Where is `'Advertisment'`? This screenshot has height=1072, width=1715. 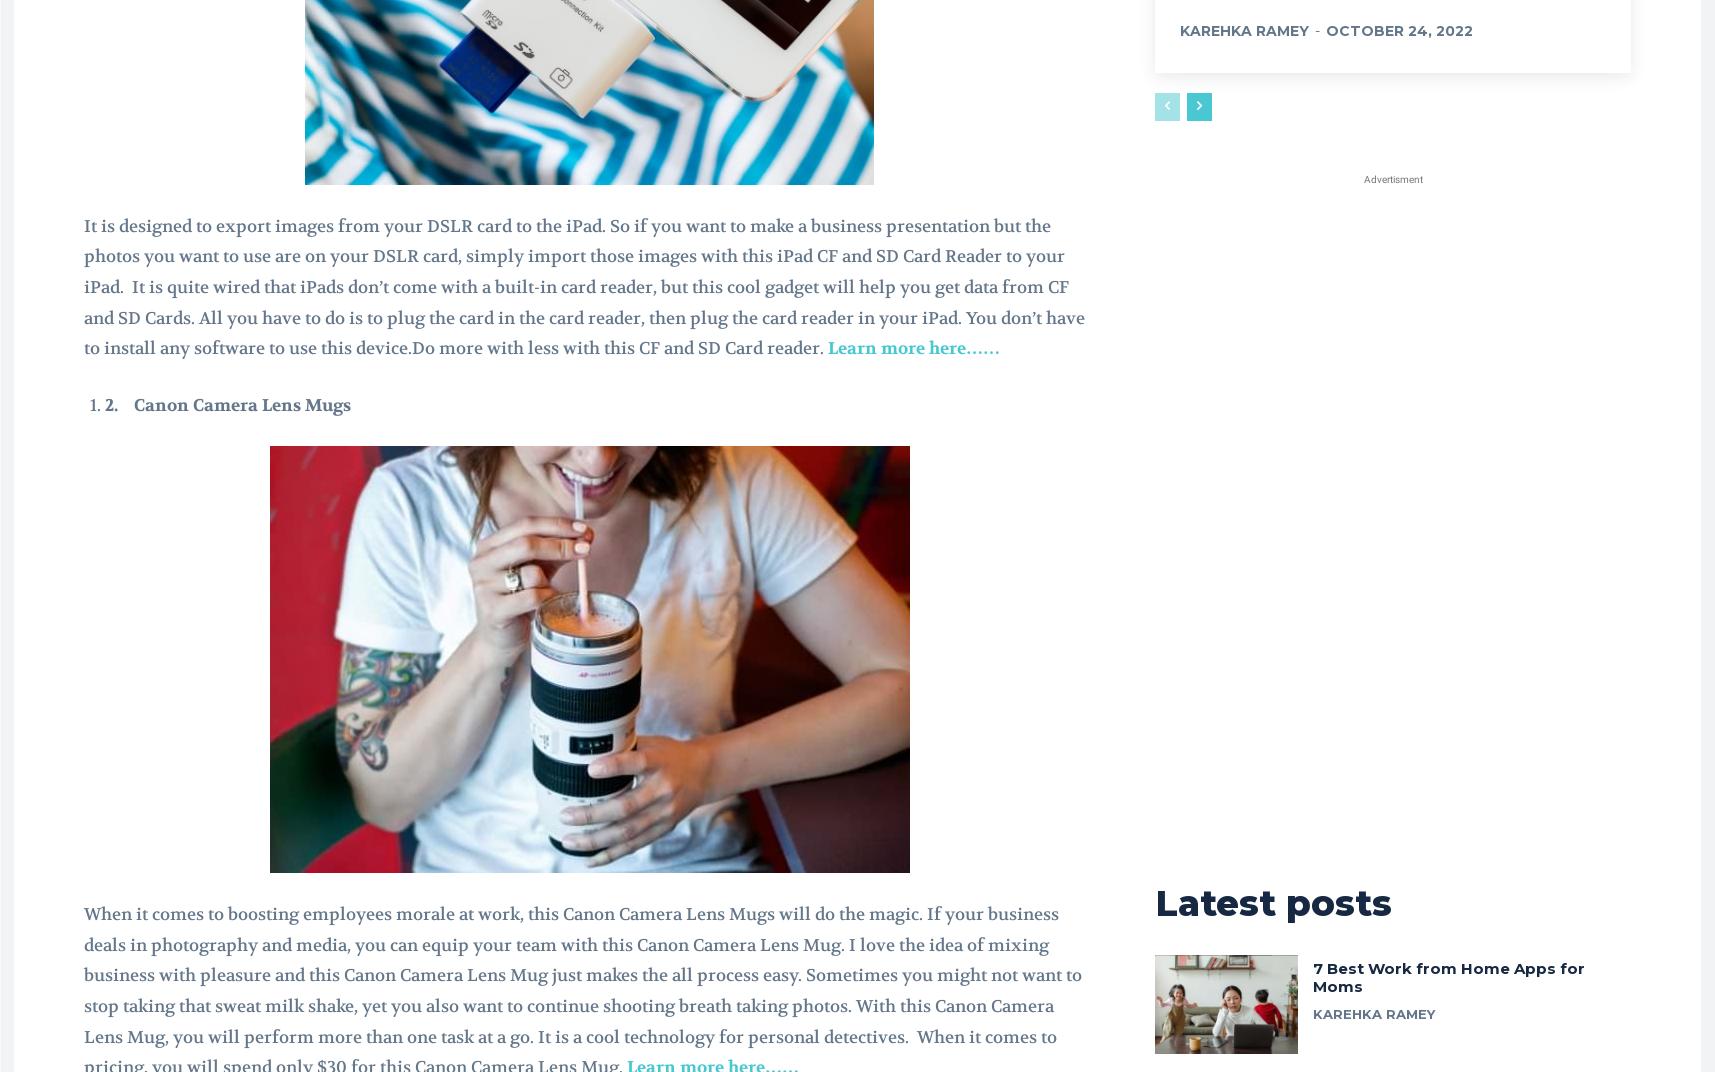
'Advertisment' is located at coordinates (1392, 178).